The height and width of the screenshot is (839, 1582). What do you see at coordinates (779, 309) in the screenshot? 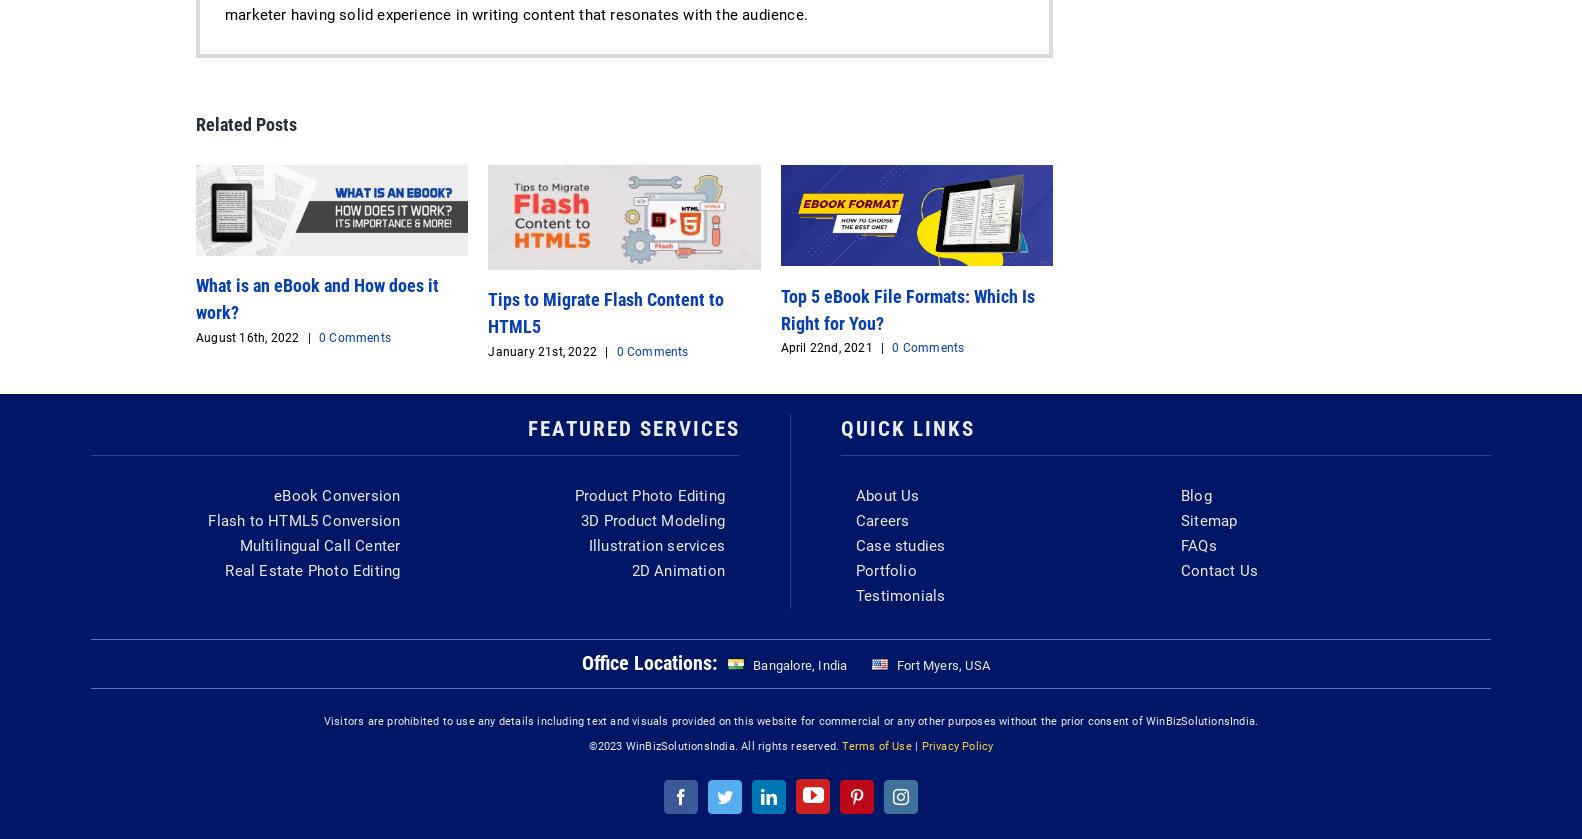
I see `'Top 5 eBook File Formats: Which Is Right for You?'` at bounding box center [779, 309].